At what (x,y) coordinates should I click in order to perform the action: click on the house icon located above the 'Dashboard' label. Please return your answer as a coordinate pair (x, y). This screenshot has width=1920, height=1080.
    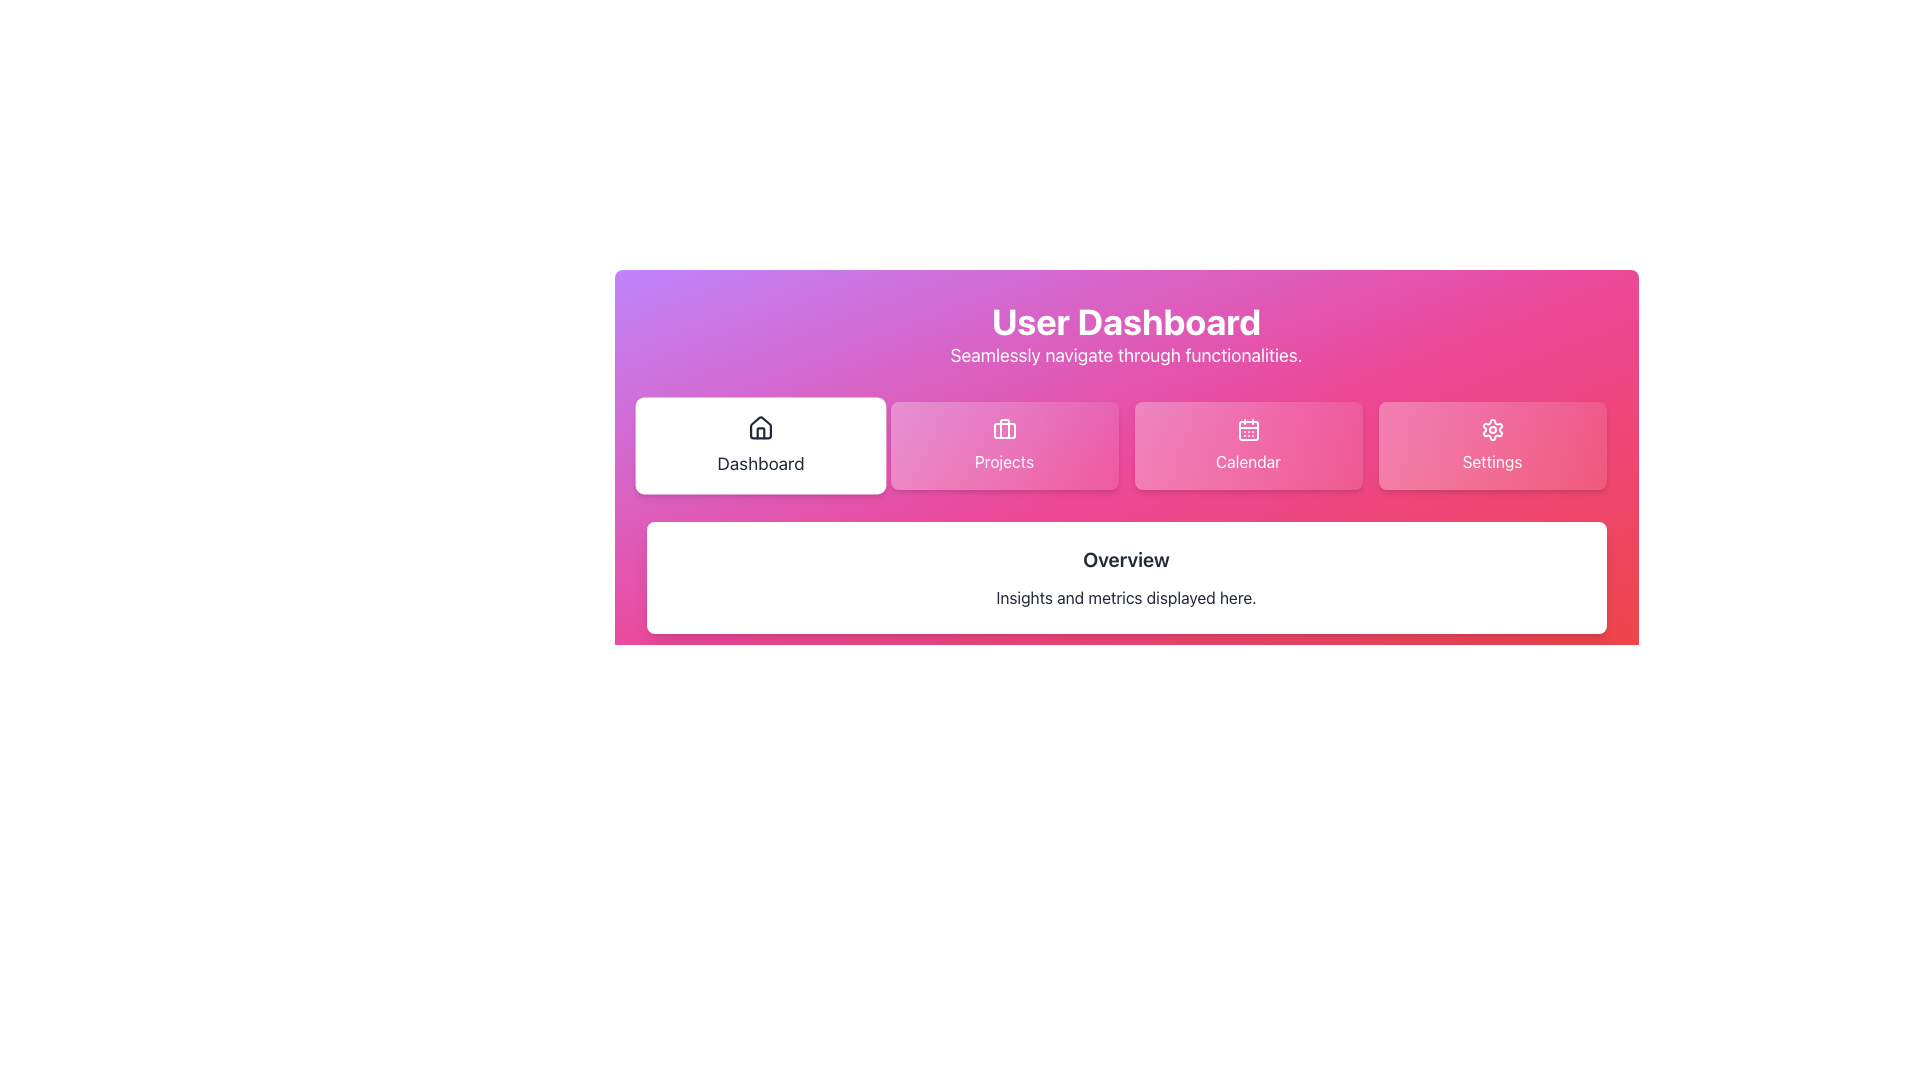
    Looking at the image, I should click on (759, 426).